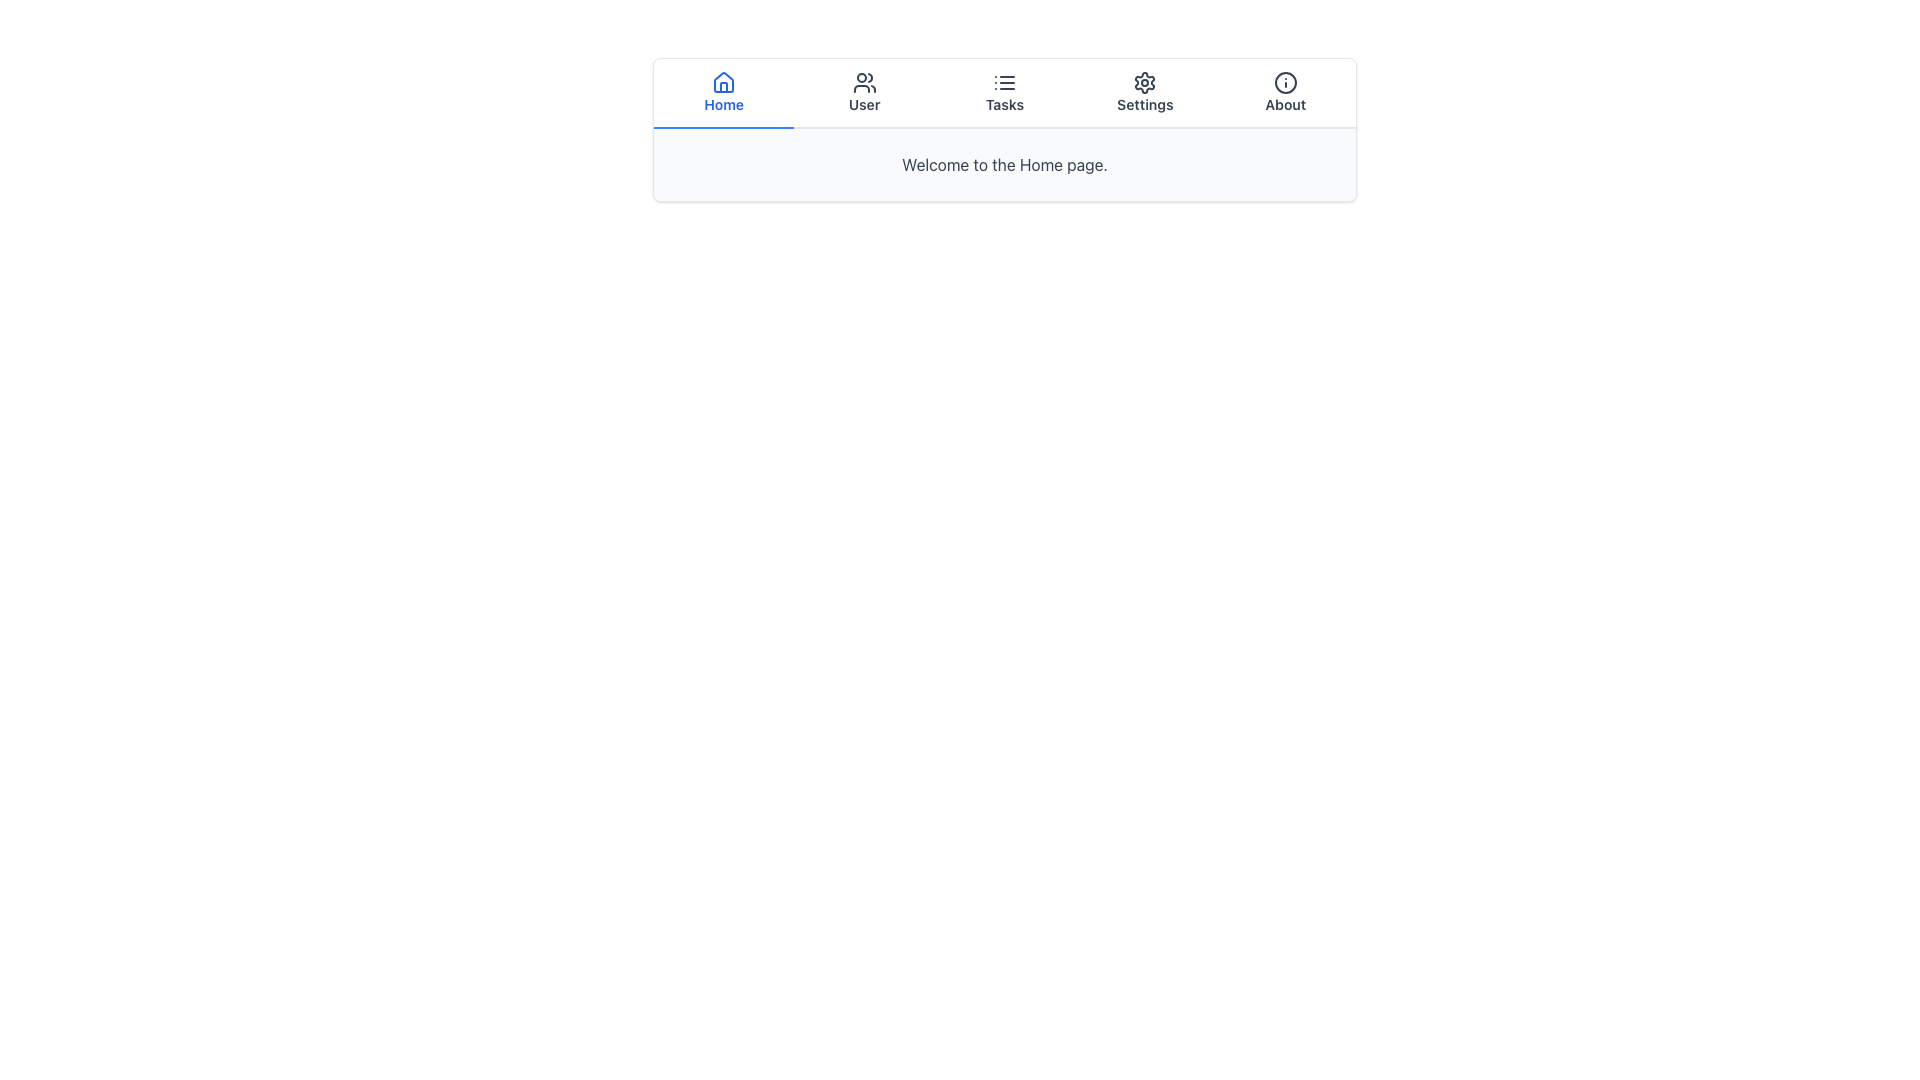 Image resolution: width=1920 pixels, height=1080 pixels. I want to click on the cogwheel-shaped icon located in the navigation bar, specifically the fourth element from the left, so click(1145, 82).